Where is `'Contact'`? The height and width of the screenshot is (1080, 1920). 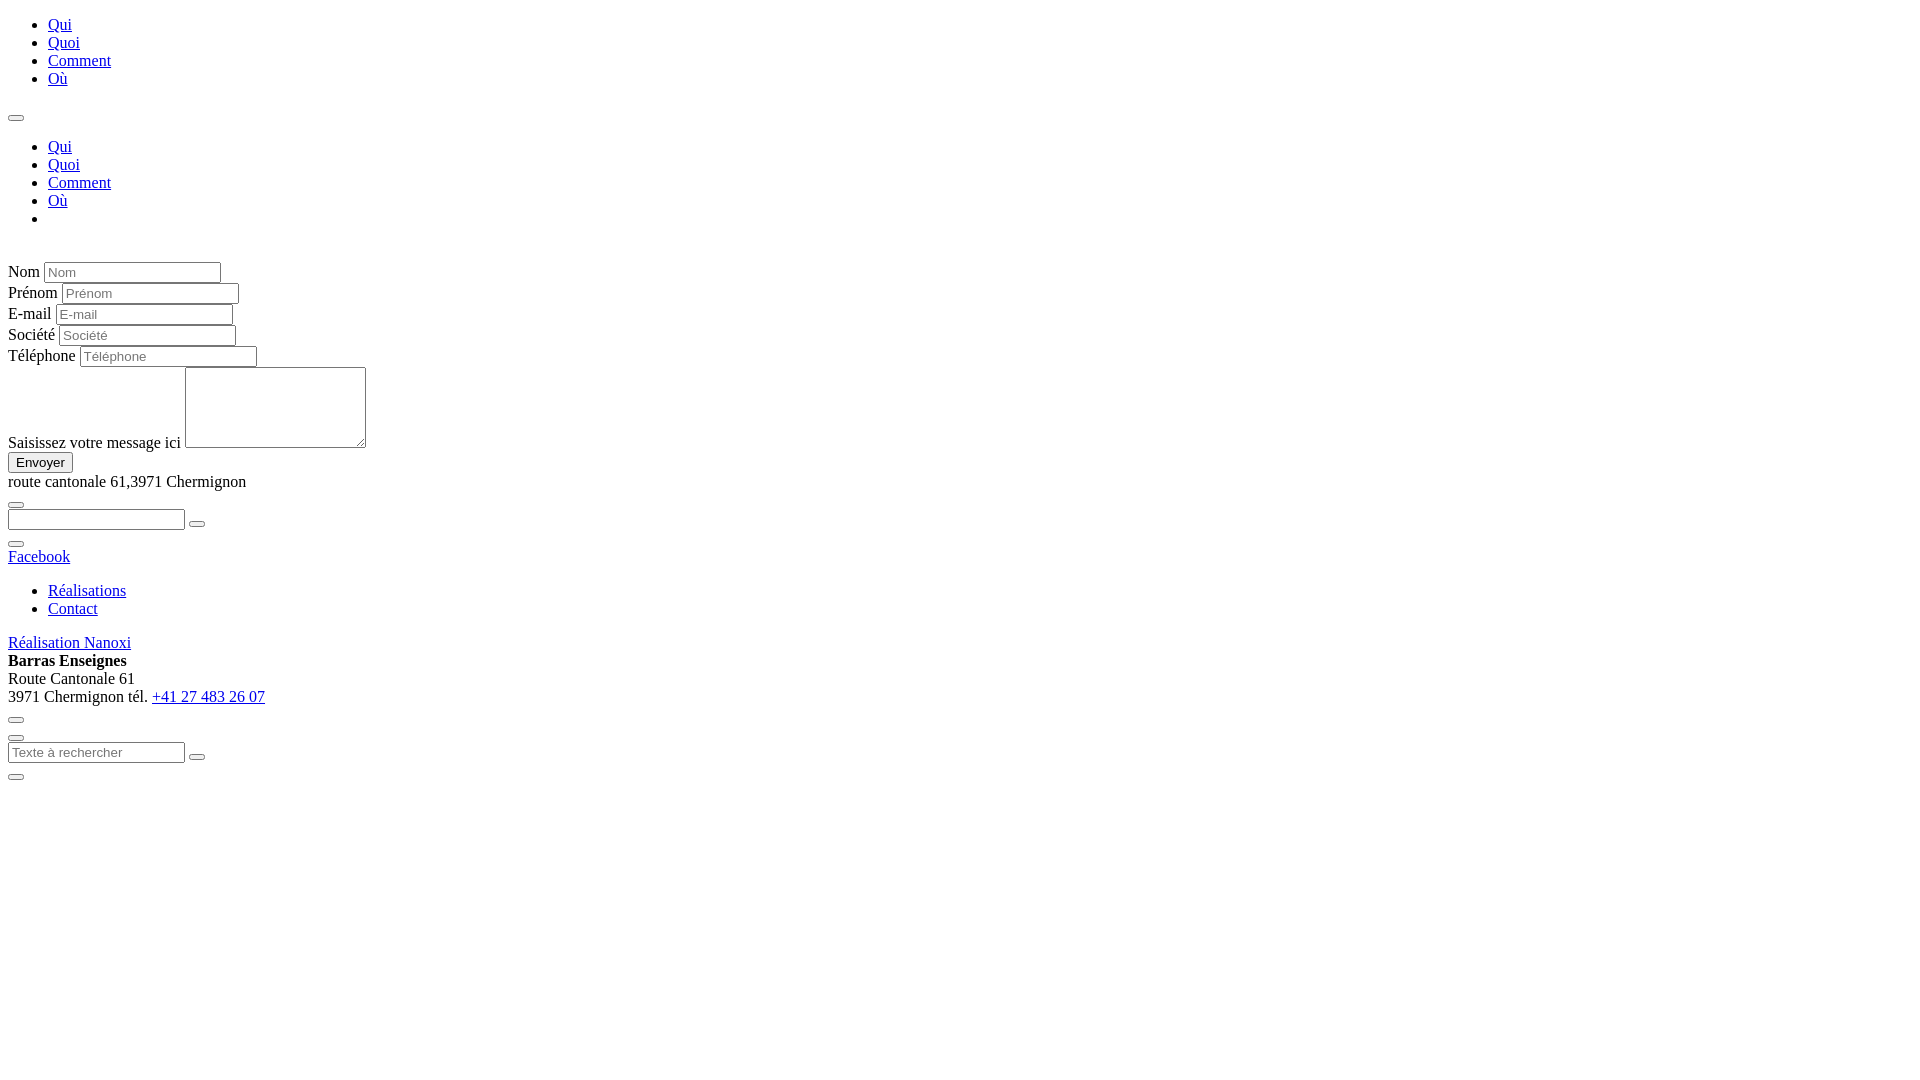
'Contact' is located at coordinates (72, 607).